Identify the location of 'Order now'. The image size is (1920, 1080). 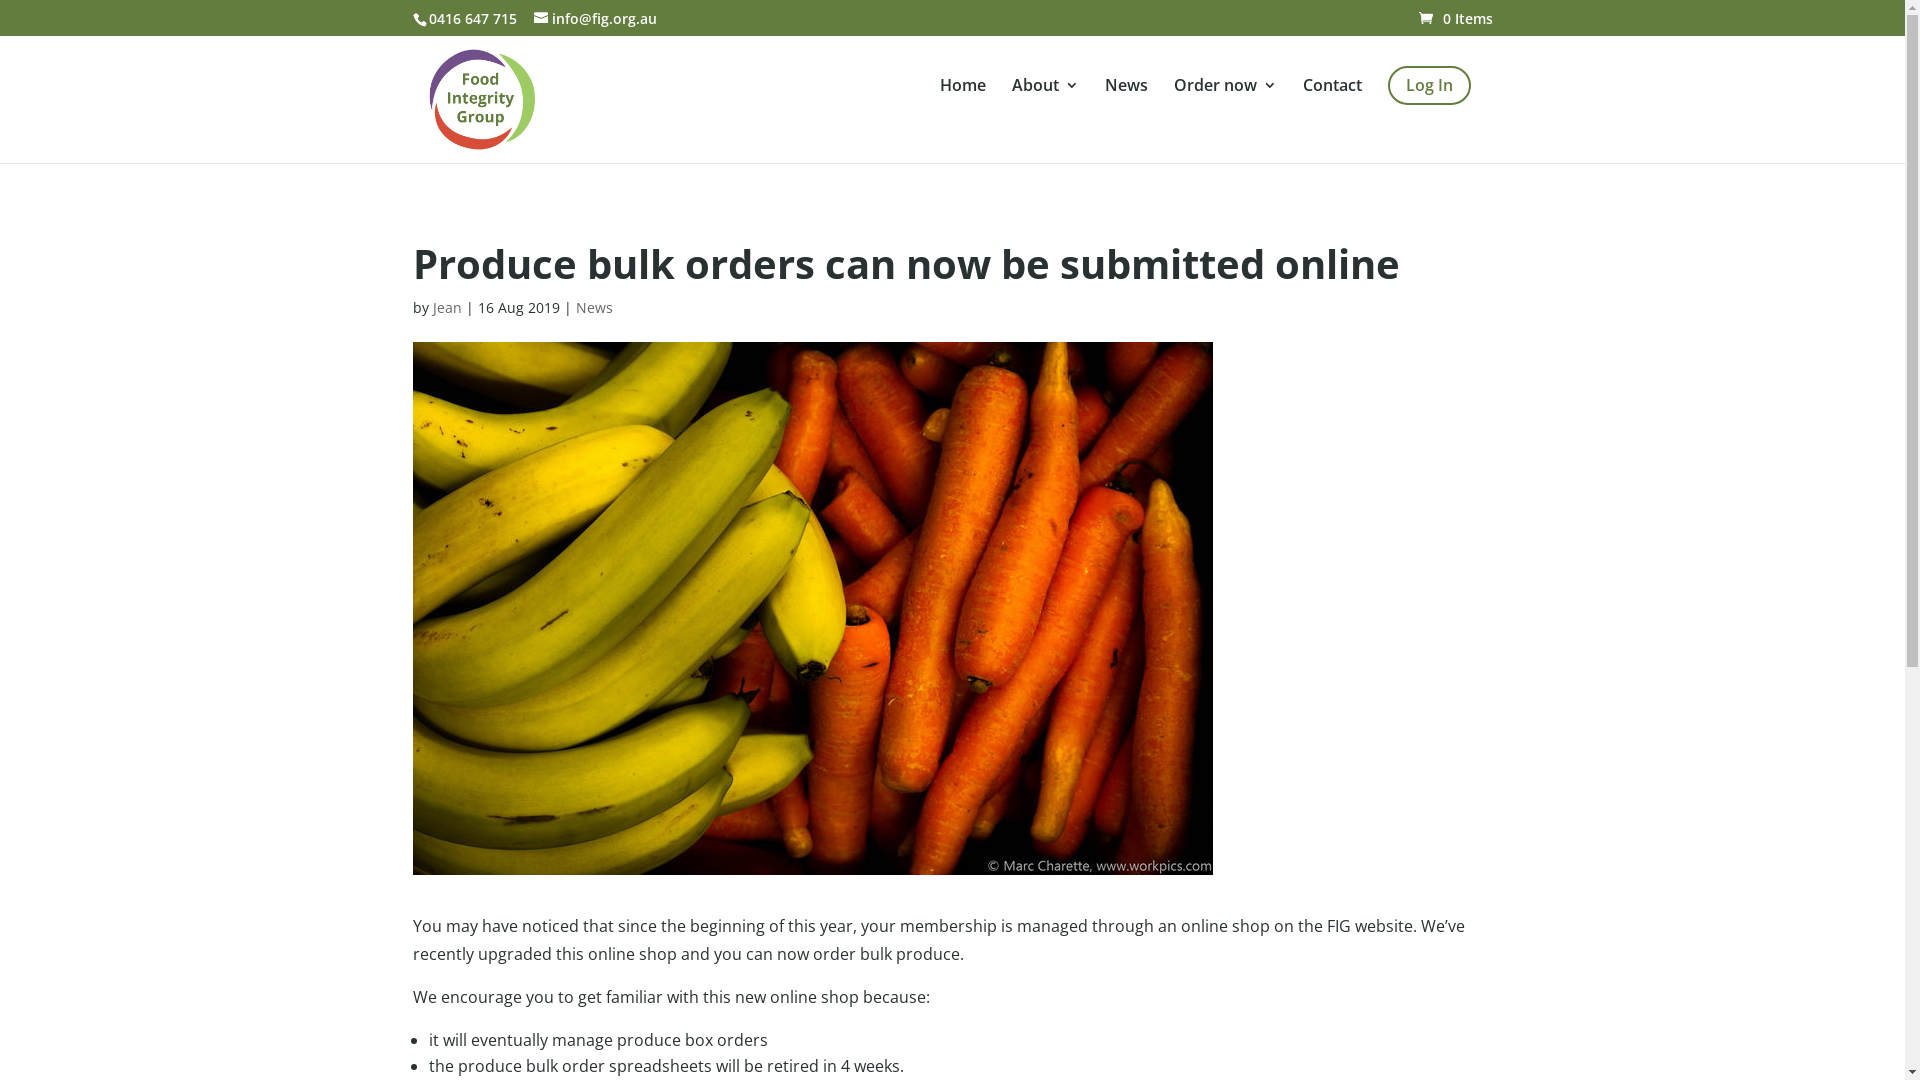
(1224, 100).